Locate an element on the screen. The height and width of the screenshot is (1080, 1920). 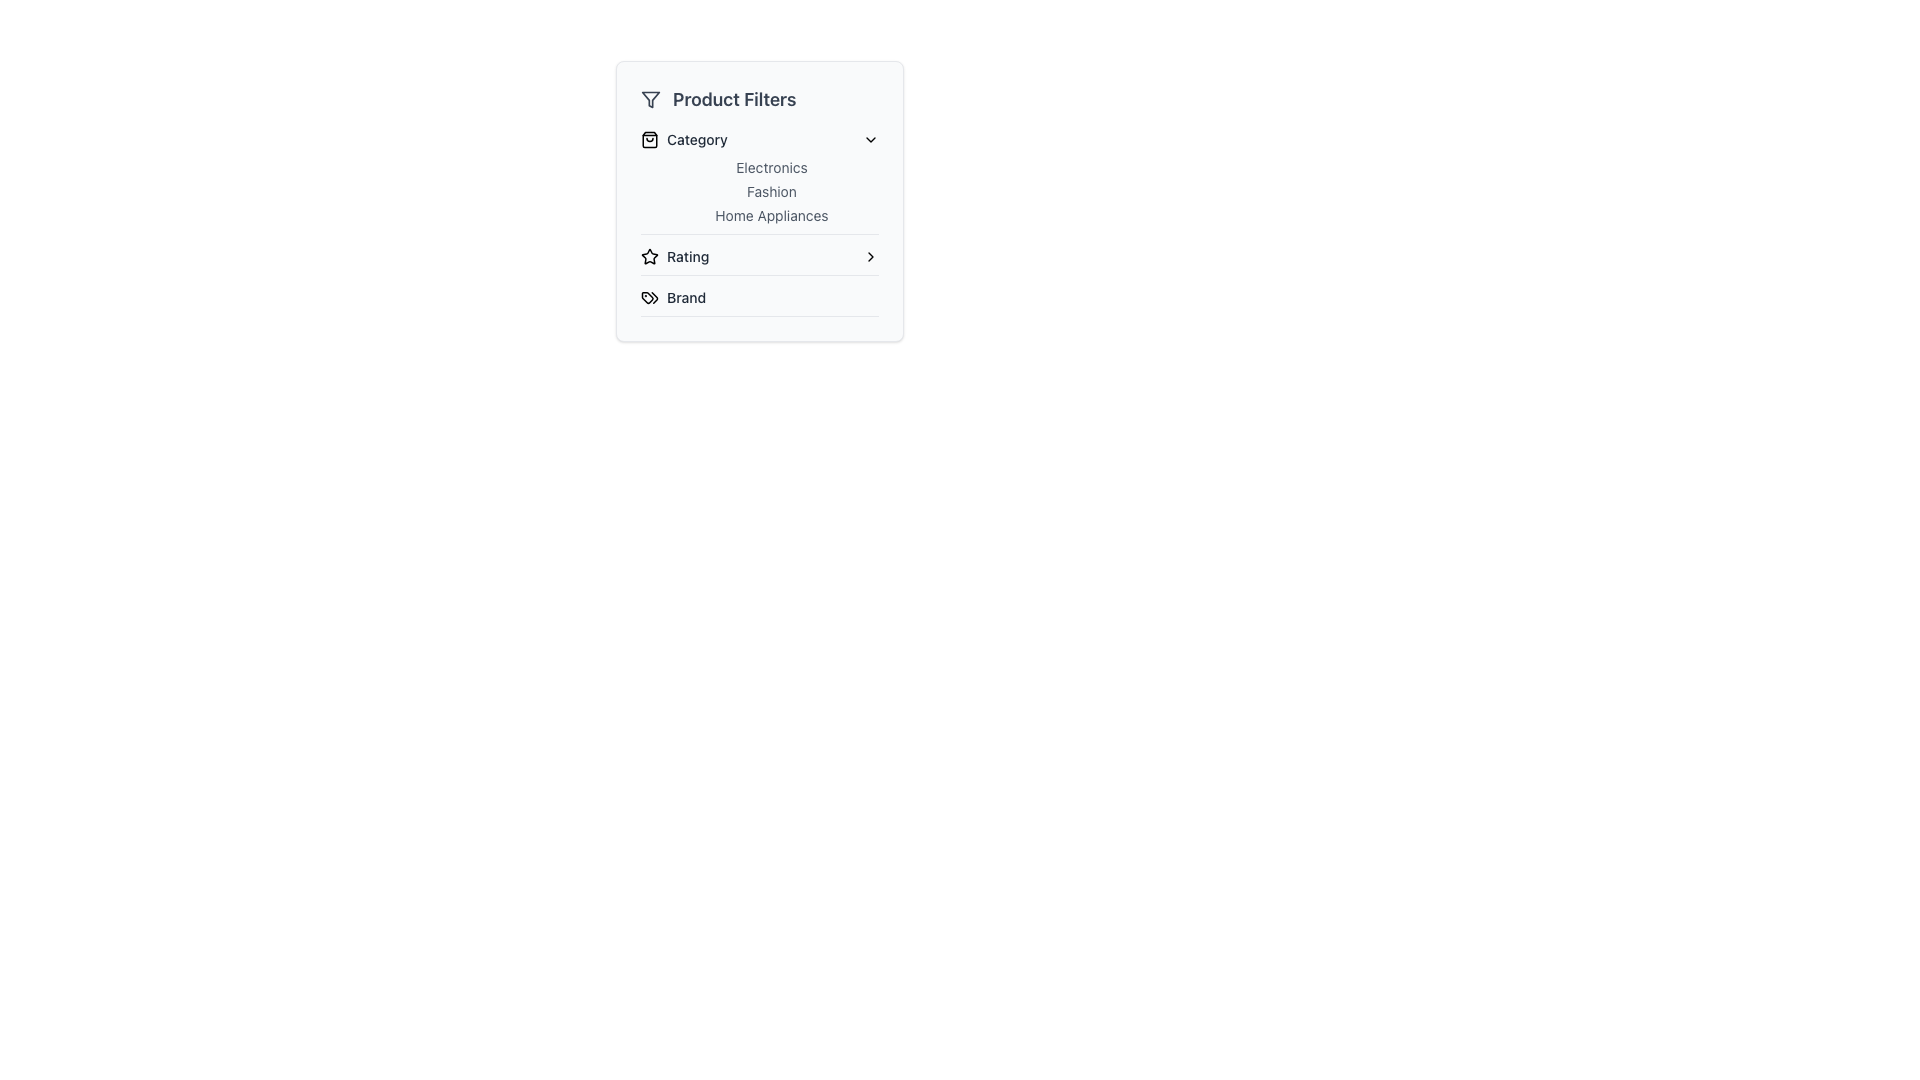
the Icon button located at the end of the 'Rating' row in the 'Product Filters' section is located at coordinates (870, 256).